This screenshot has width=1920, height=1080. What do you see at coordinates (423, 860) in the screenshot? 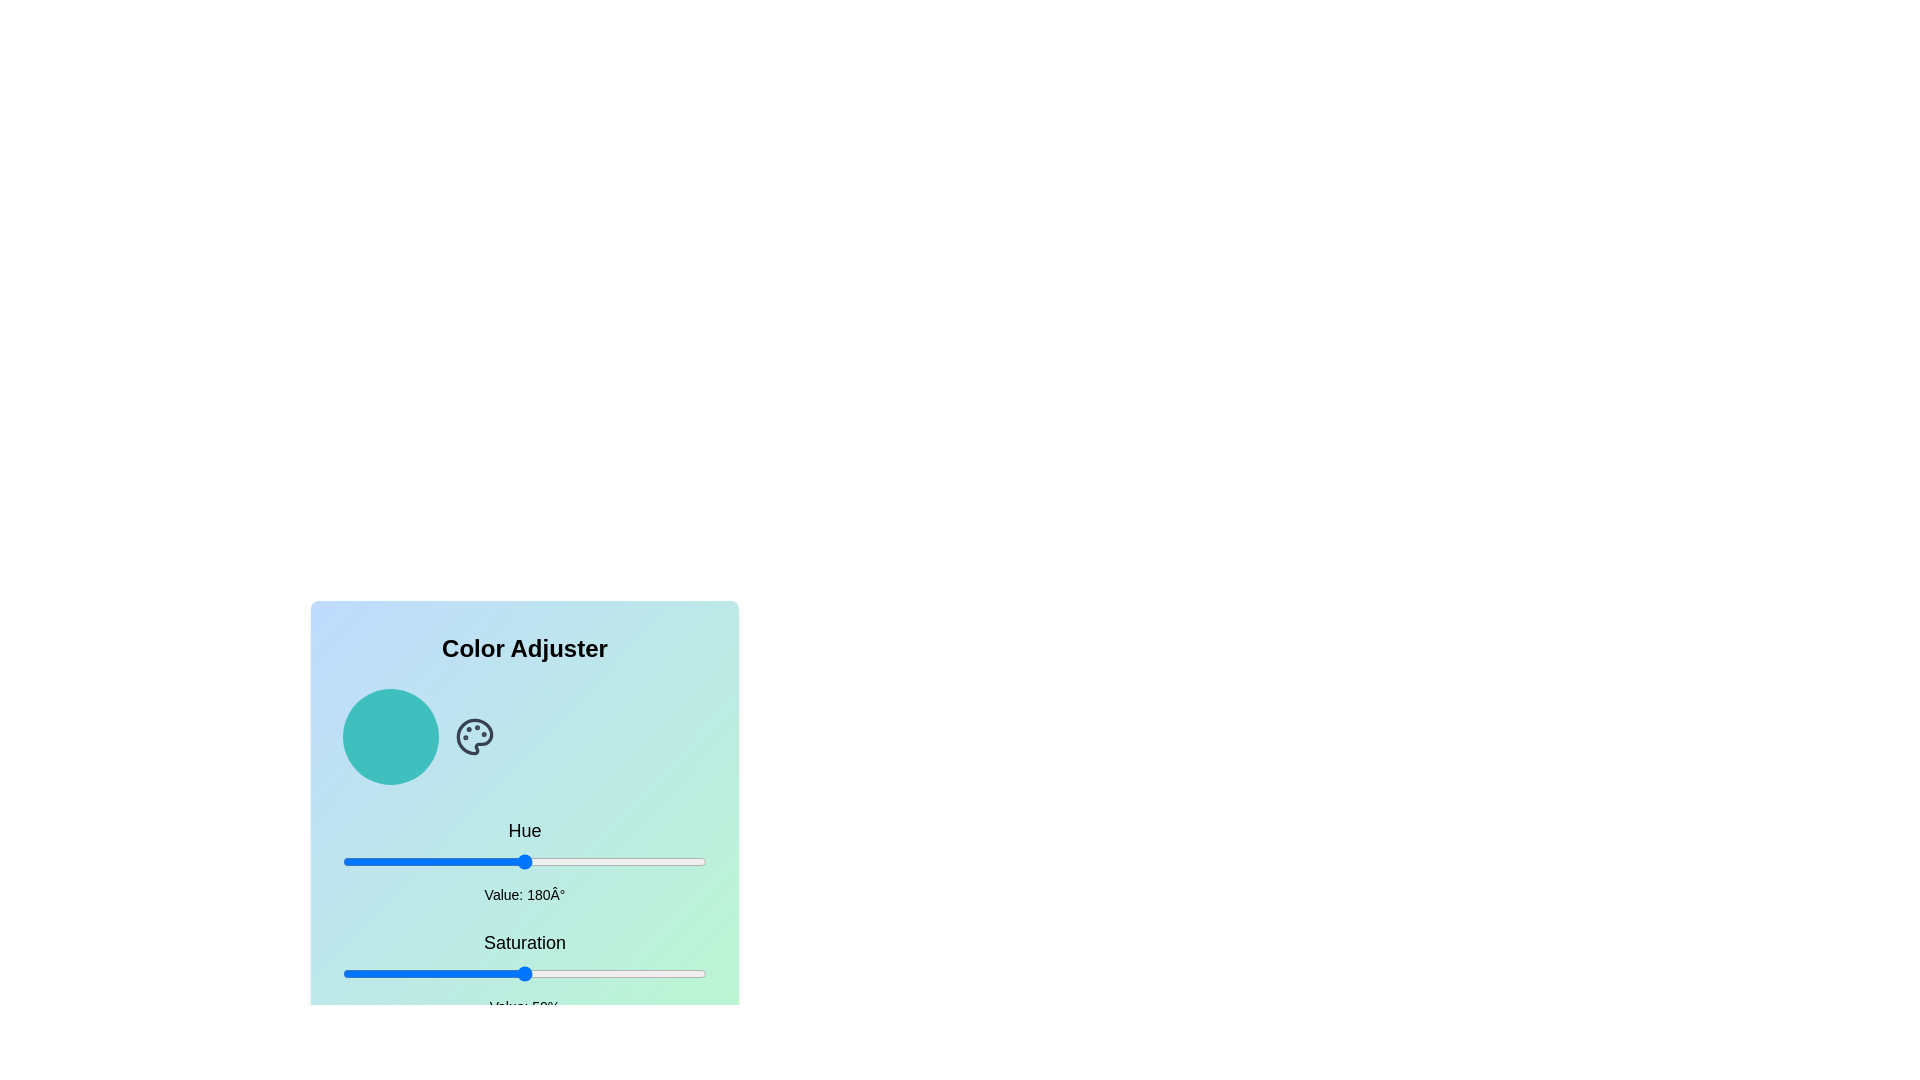
I see `the hue to 81 by adjusting the slider` at bounding box center [423, 860].